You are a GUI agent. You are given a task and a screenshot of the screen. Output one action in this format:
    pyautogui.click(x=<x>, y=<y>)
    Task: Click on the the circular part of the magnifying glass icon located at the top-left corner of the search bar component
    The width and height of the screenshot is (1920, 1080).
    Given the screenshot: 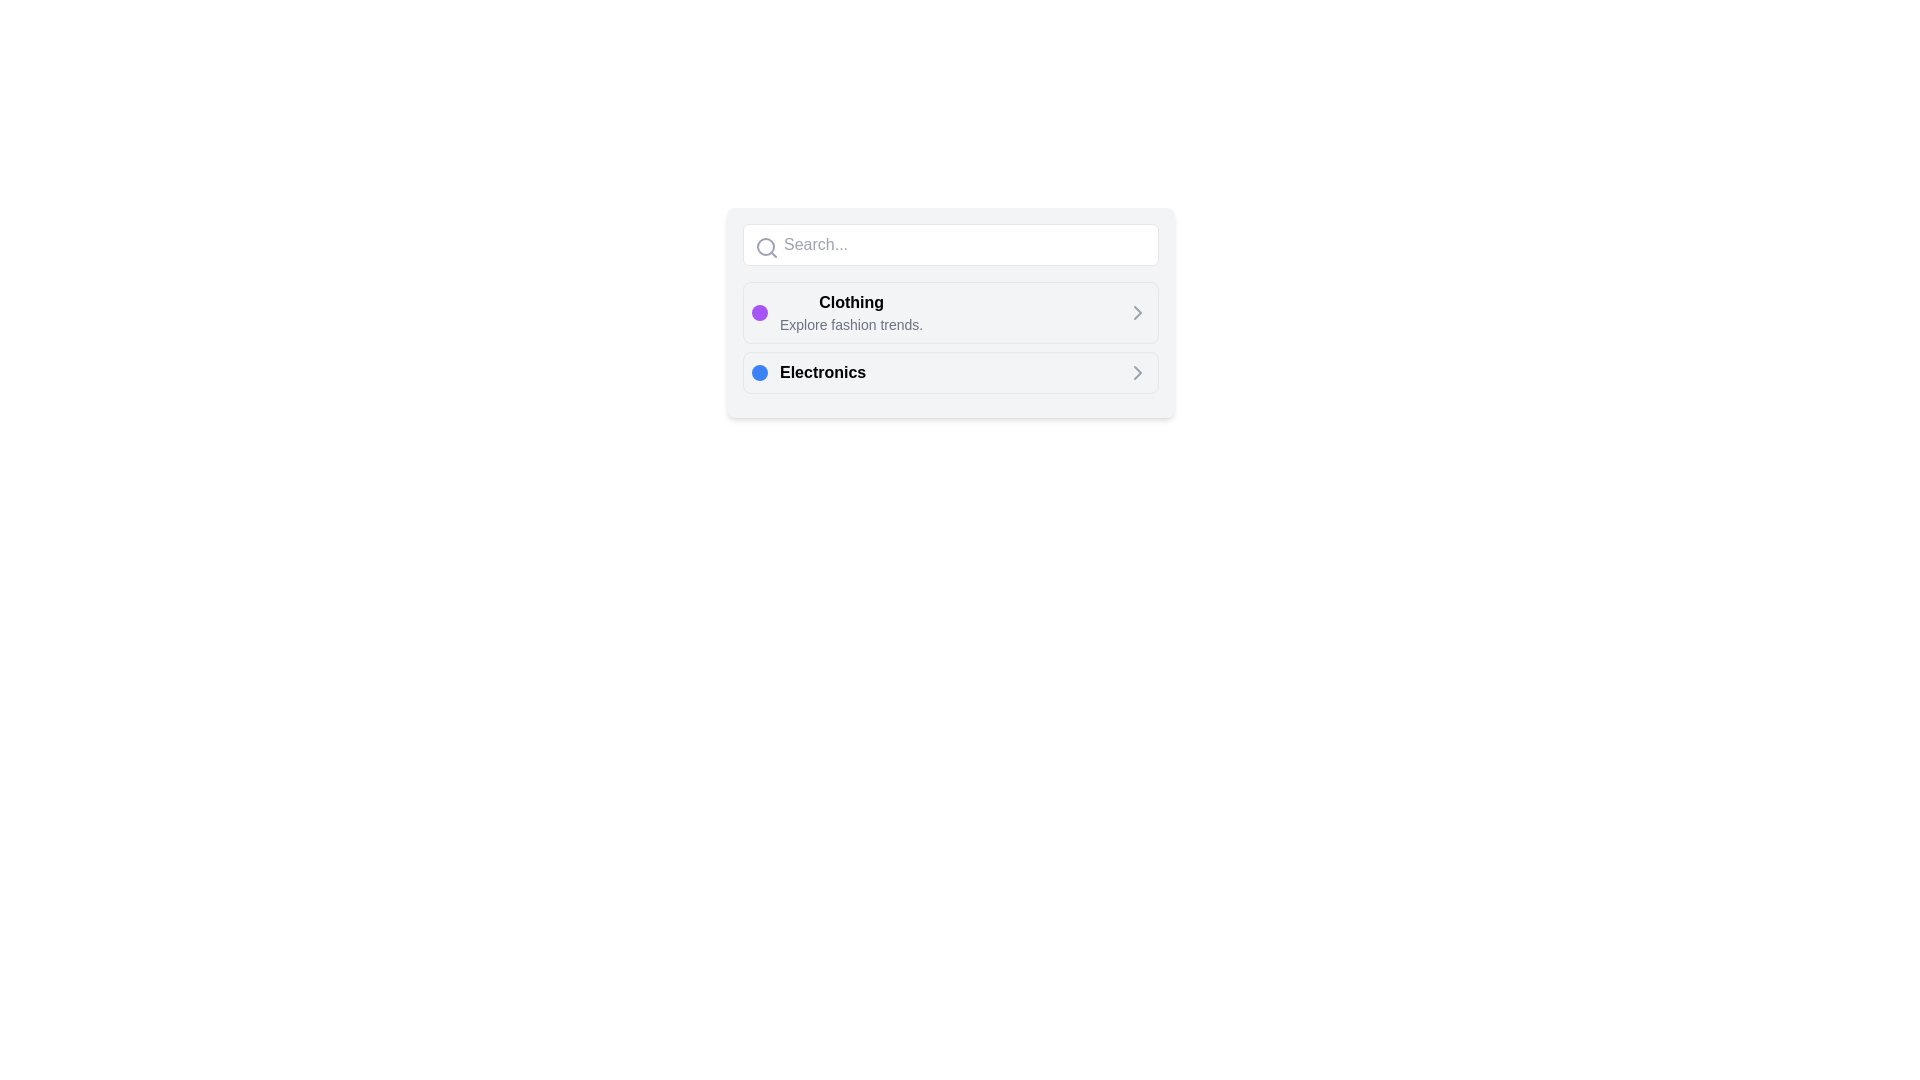 What is the action you would take?
    pyautogui.click(x=765, y=245)
    